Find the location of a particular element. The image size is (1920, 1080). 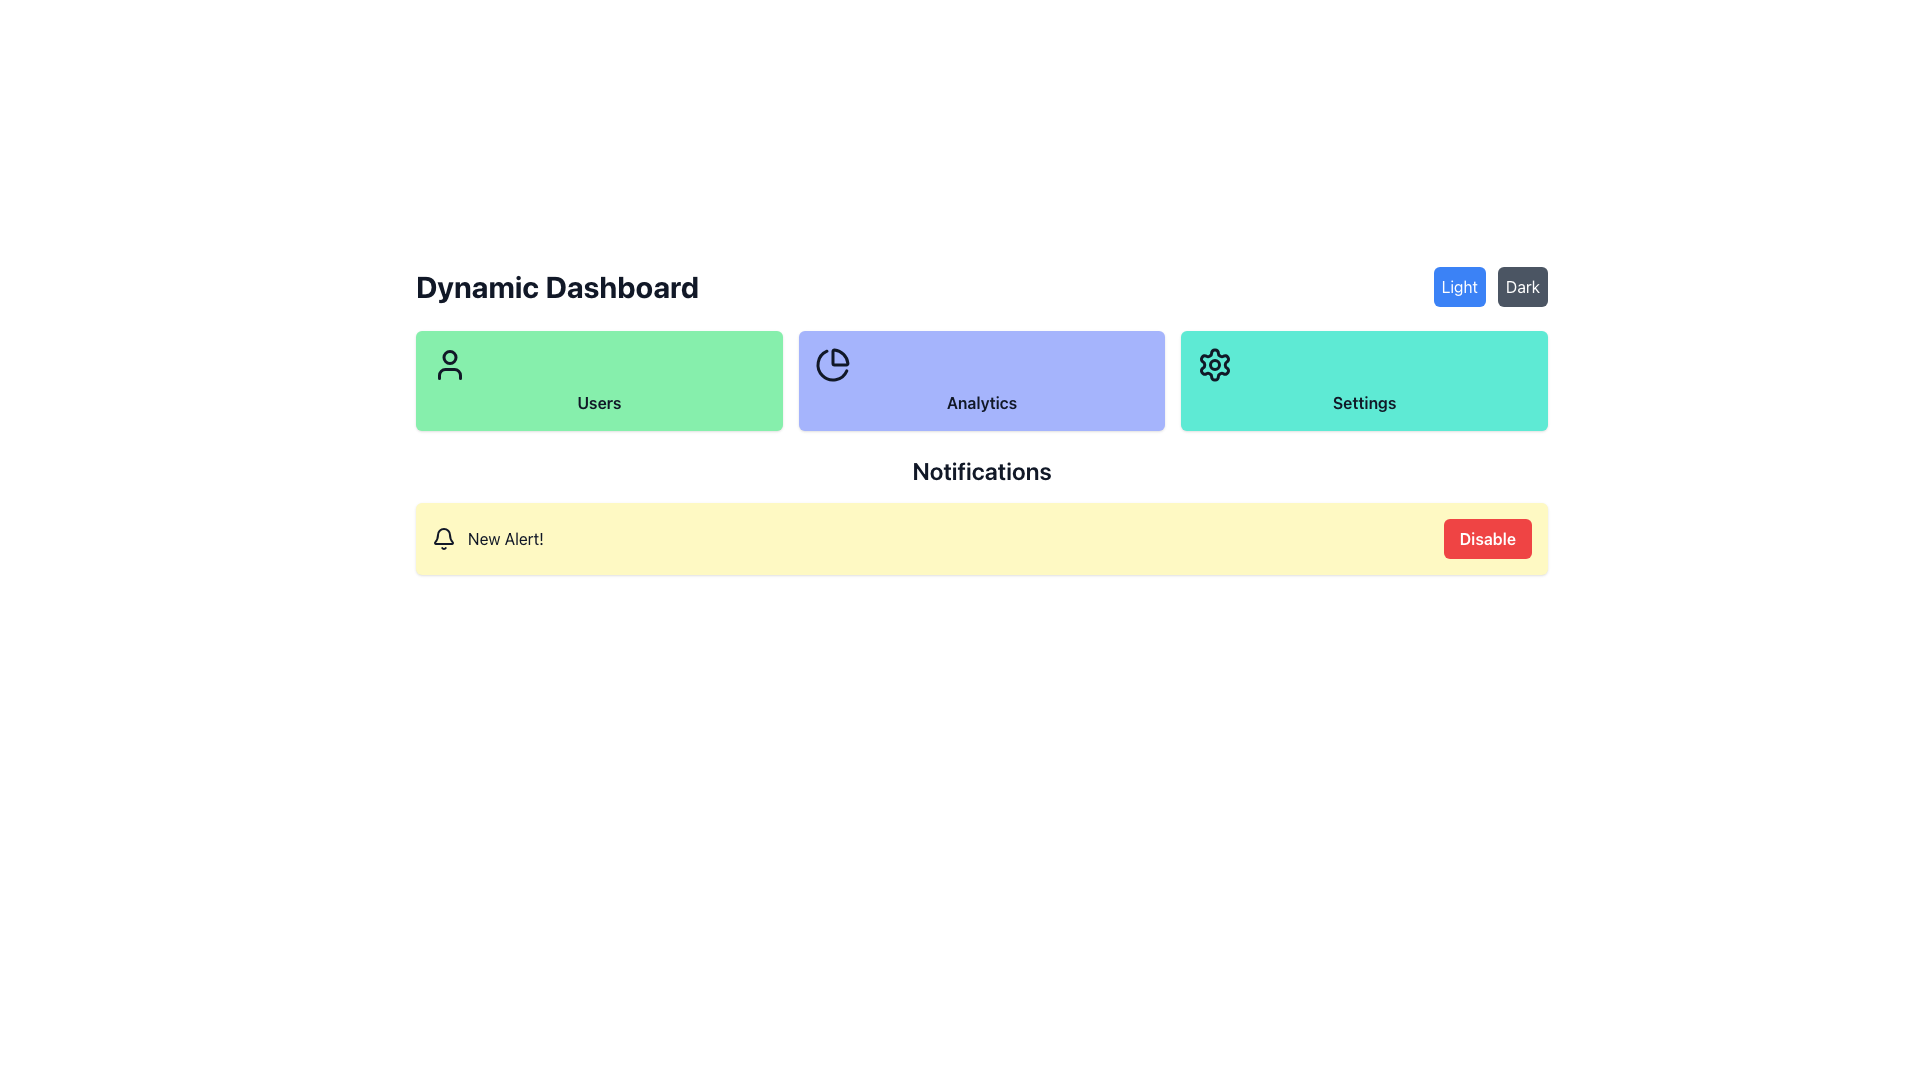

the gear icon located on the settings button, which is positioned to the far right in the row of utility buttons is located at coordinates (1214, 365).